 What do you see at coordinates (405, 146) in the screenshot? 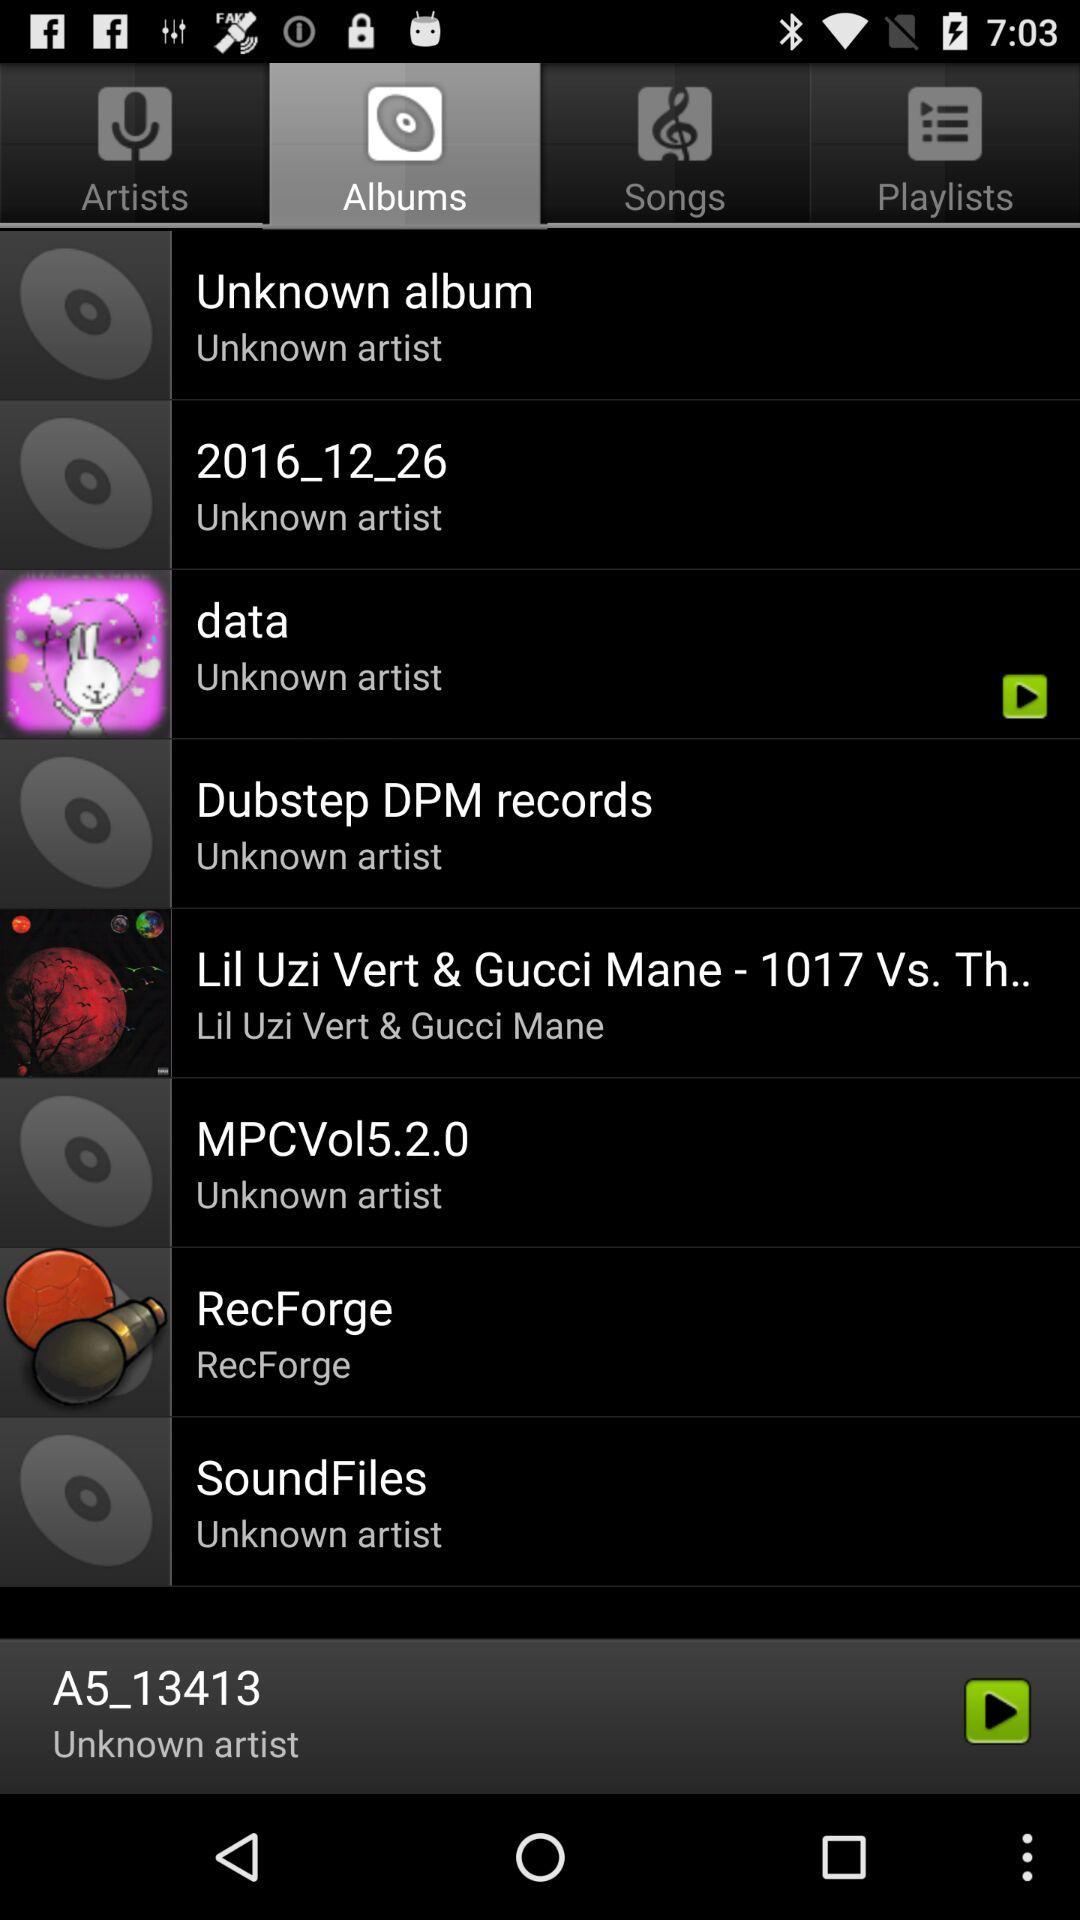
I see `albums` at bounding box center [405, 146].